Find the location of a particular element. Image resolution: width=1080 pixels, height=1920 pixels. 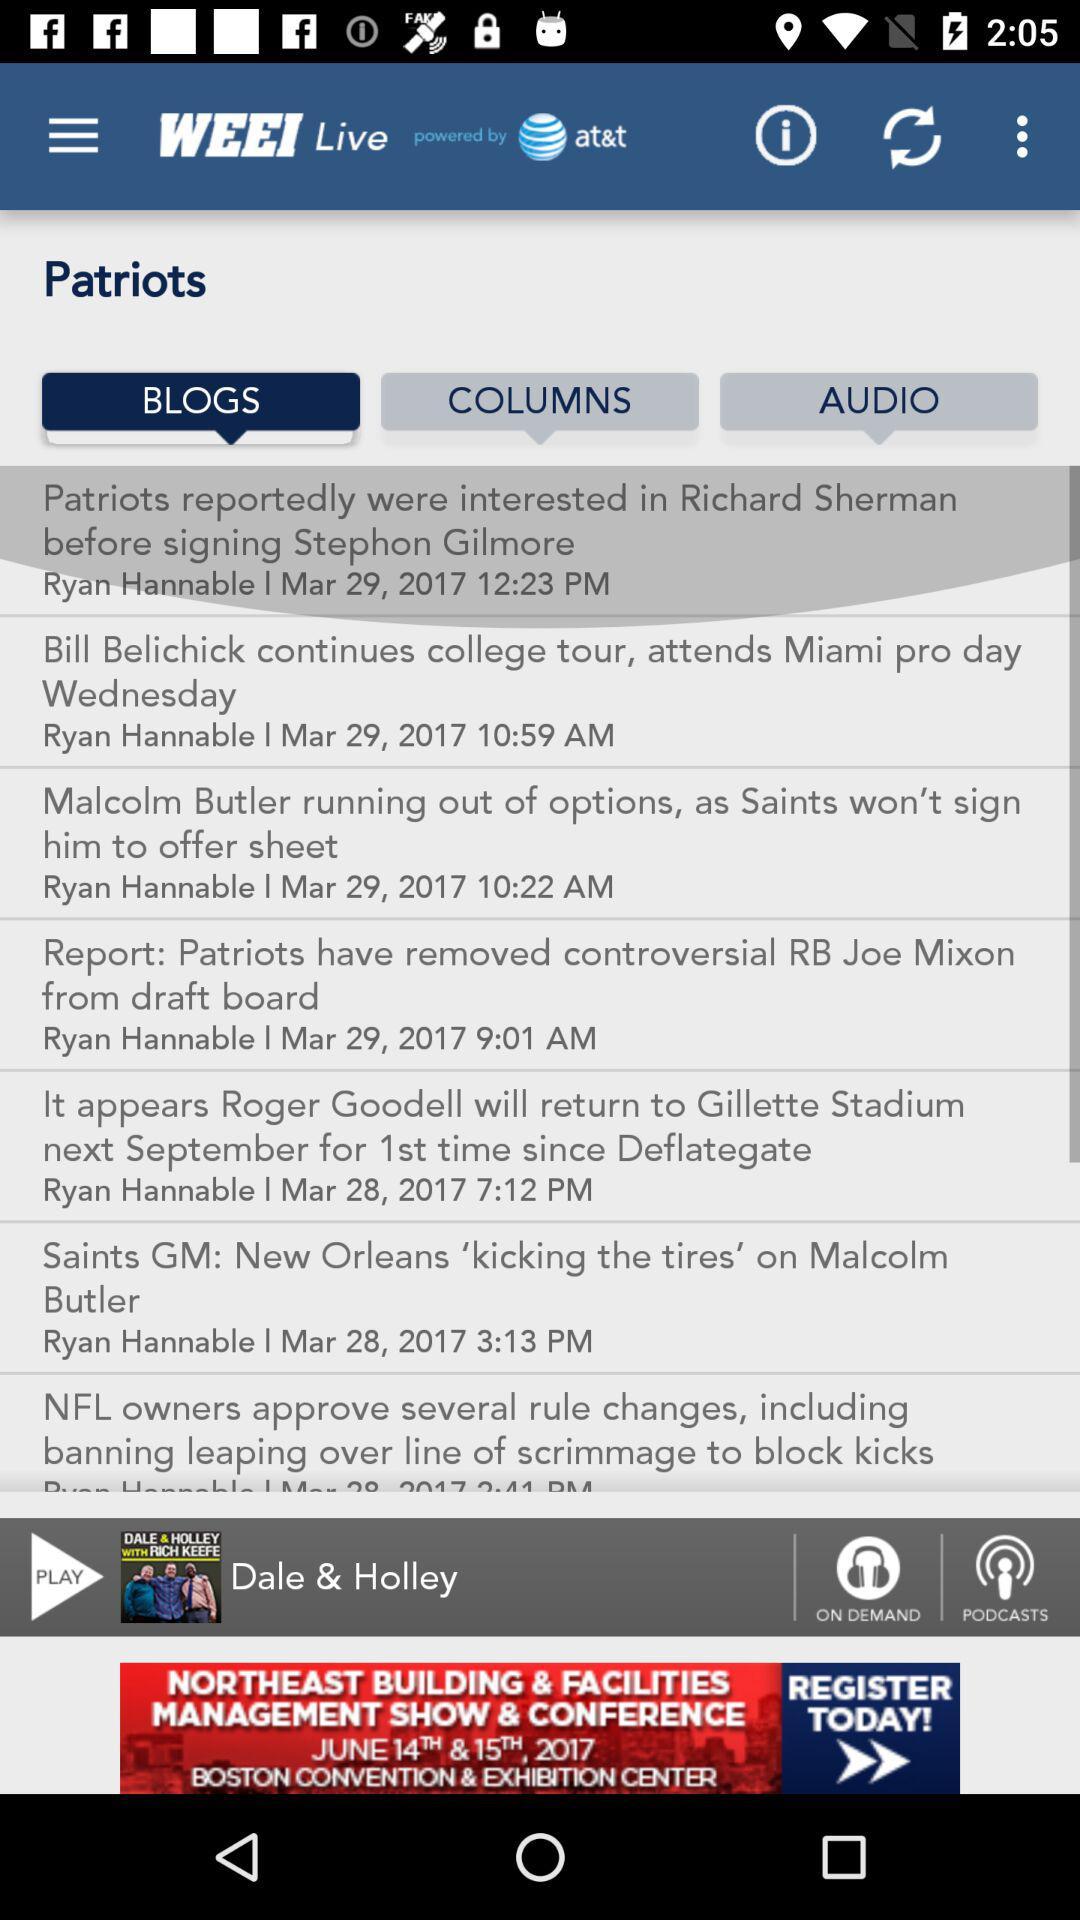

the lock icon is located at coordinates (866, 1576).